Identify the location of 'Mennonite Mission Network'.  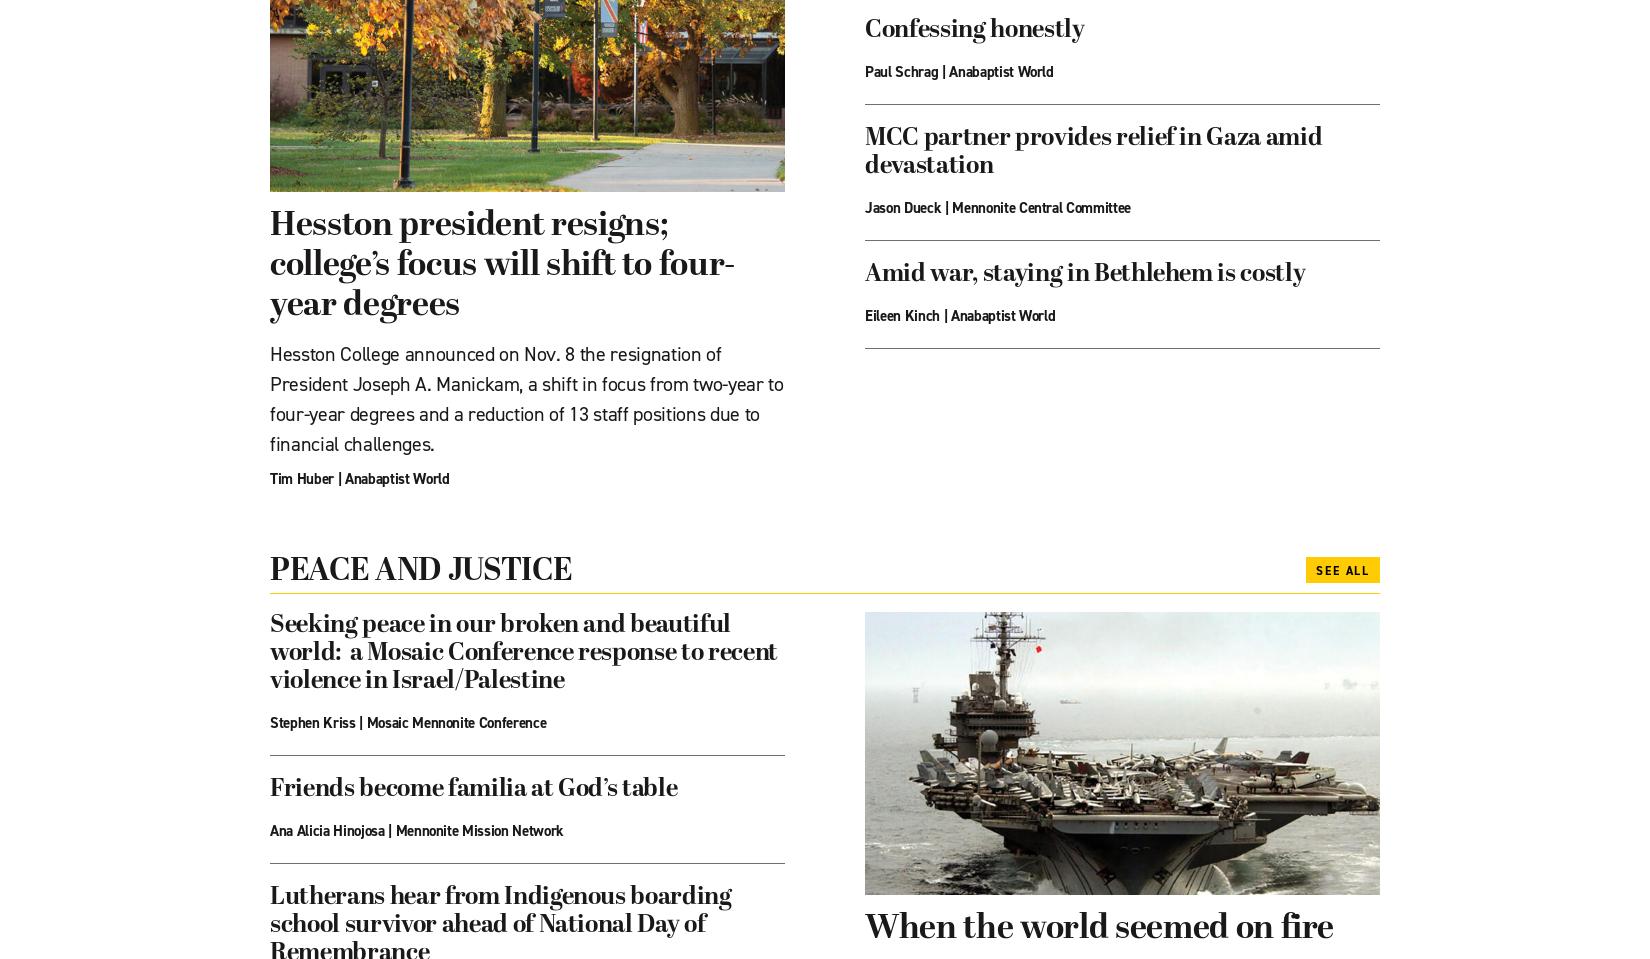
(395, 829).